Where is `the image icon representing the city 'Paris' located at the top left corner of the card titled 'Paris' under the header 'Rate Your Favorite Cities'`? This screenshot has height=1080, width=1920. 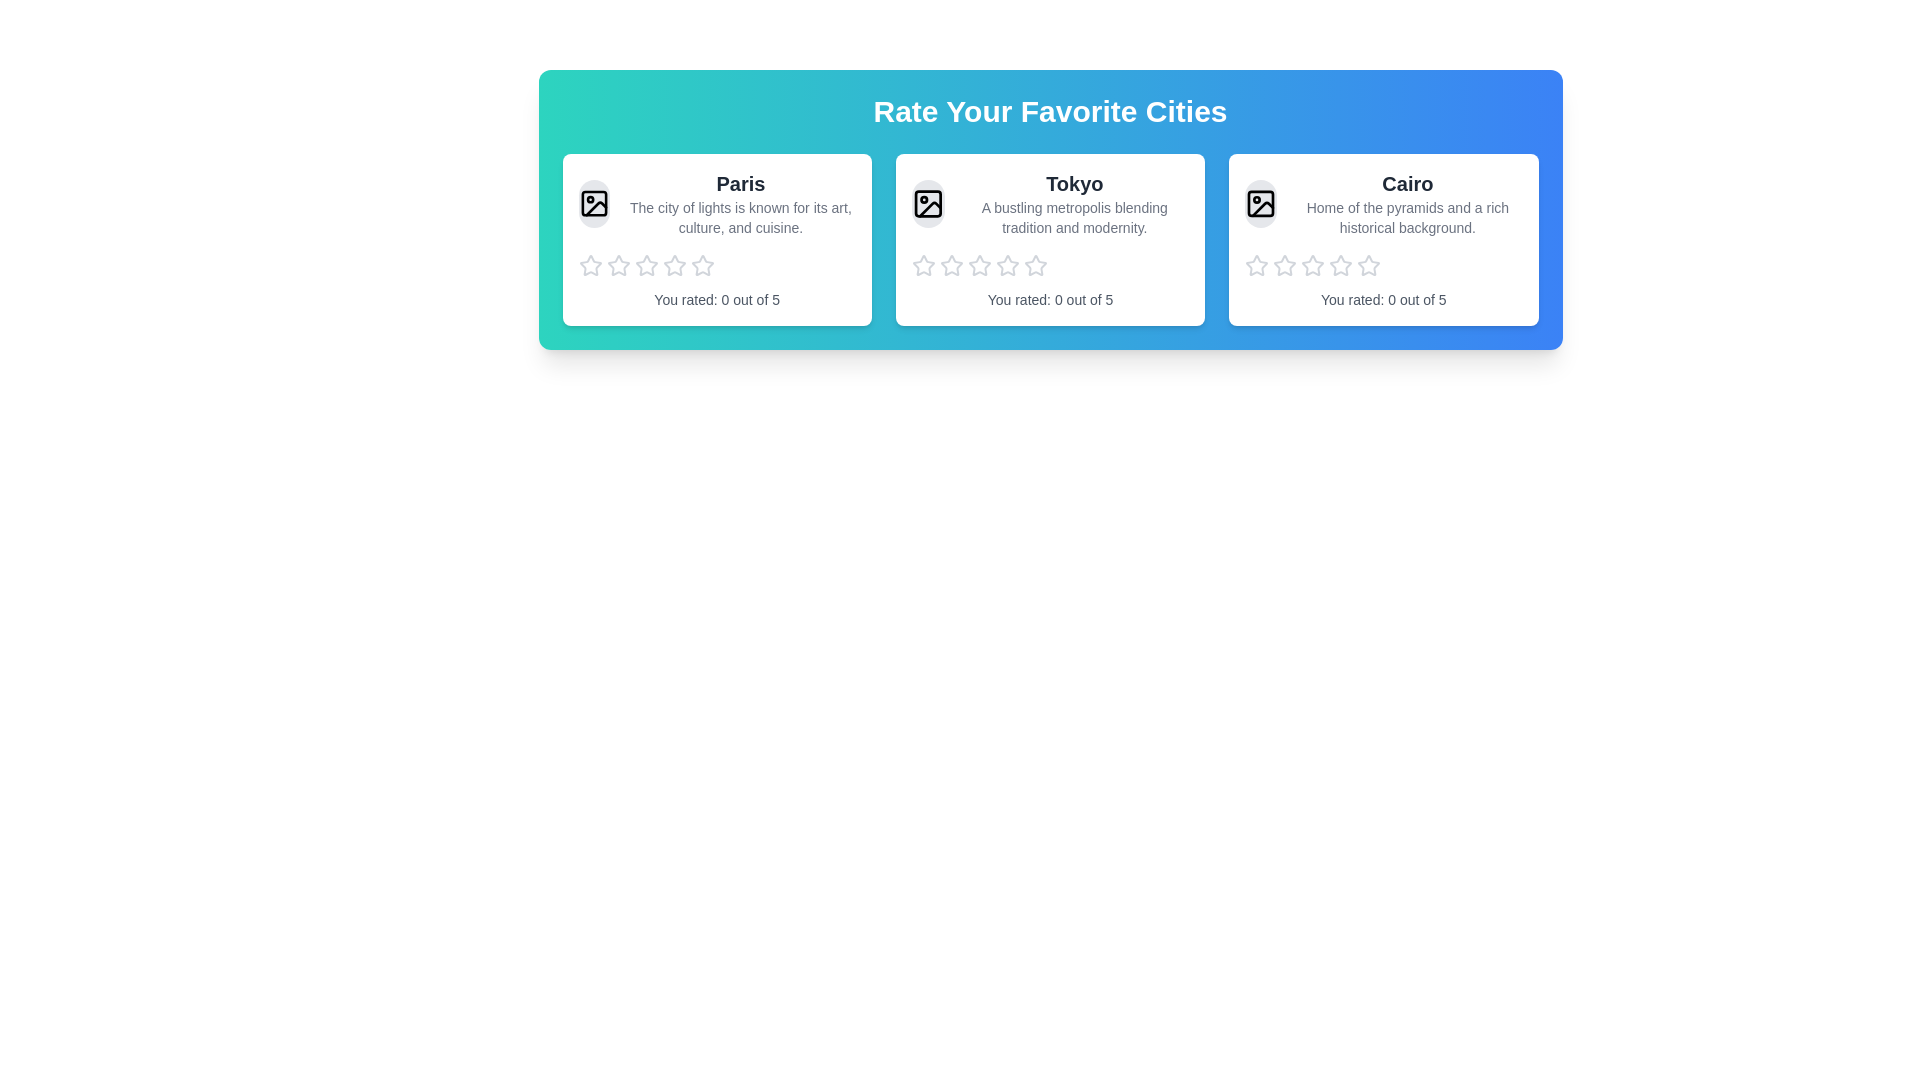 the image icon representing the city 'Paris' located at the top left corner of the card titled 'Paris' under the header 'Rate Your Favorite Cities' is located at coordinates (593, 204).